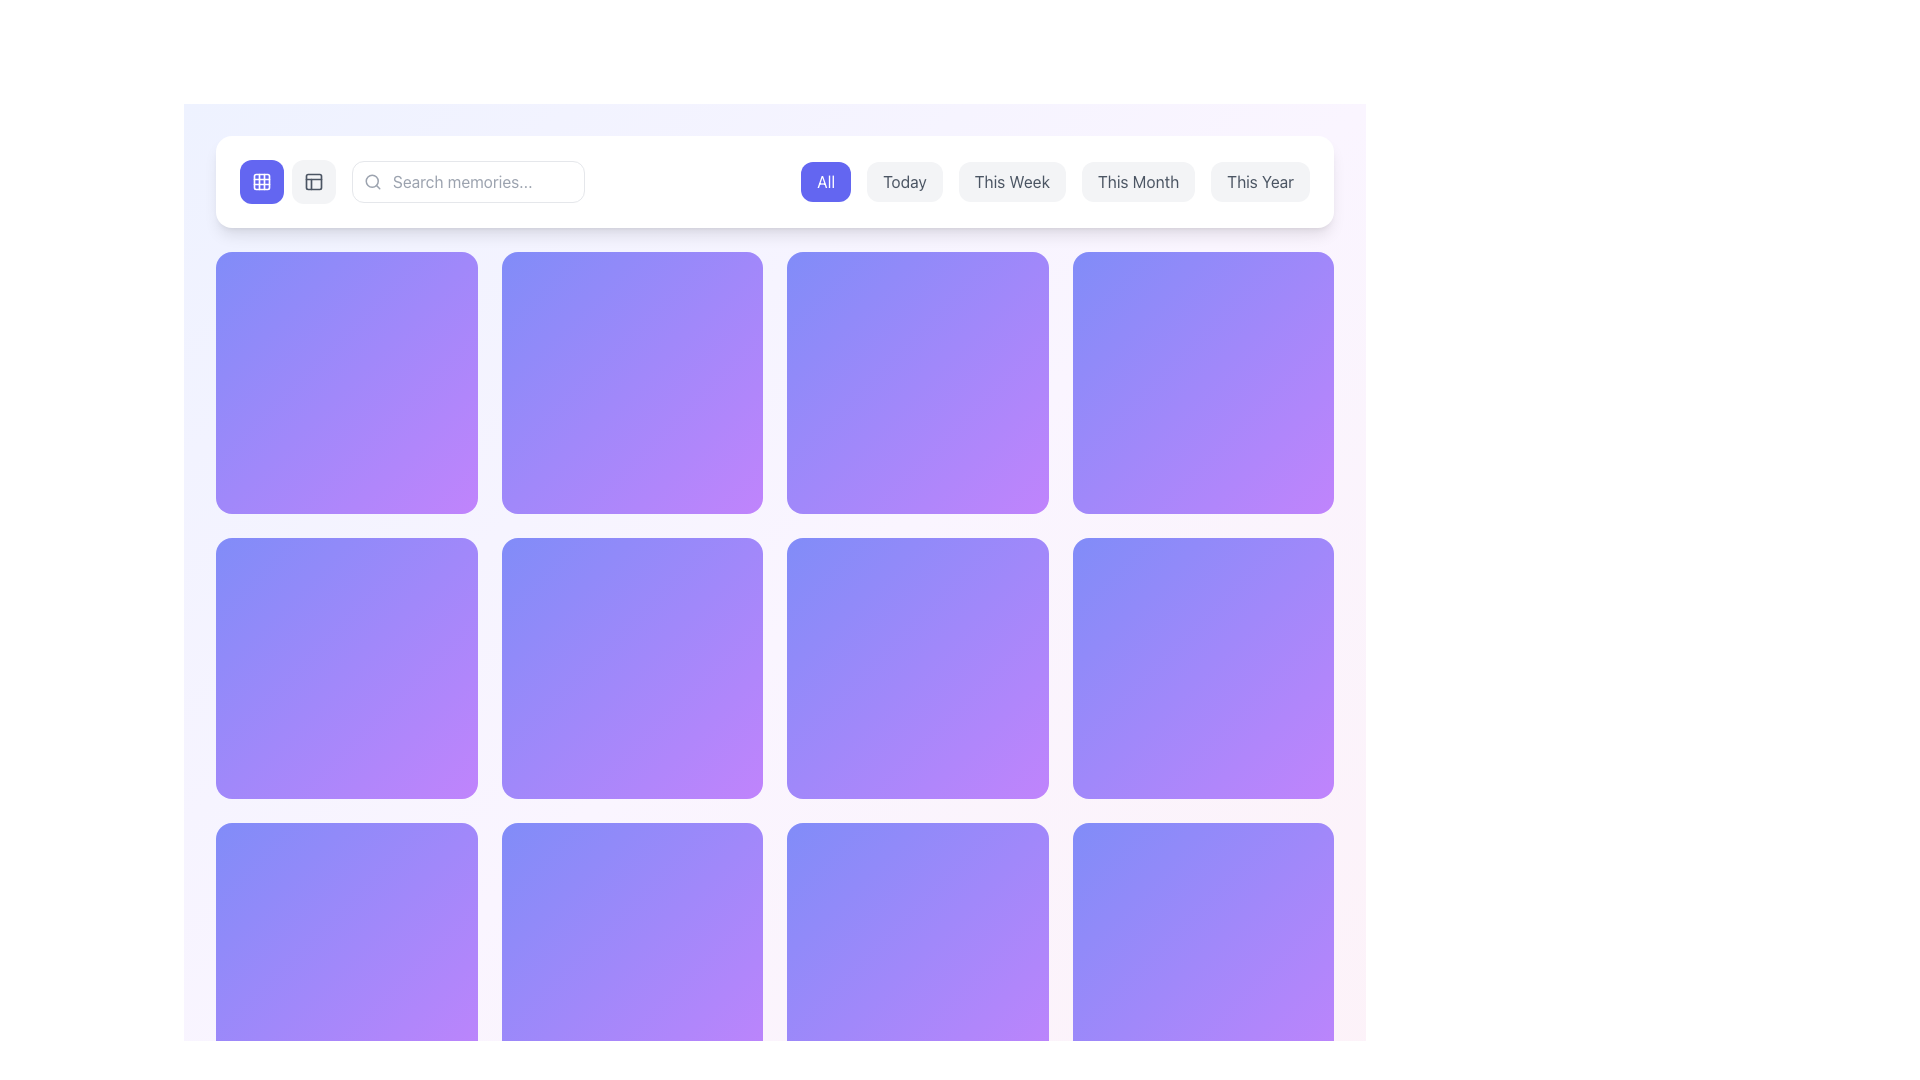 This screenshot has height=1080, width=1920. Describe the element at coordinates (1012, 181) in the screenshot. I see `the filter button that narrows down displayed content to entries from the current week, located between the 'Today' and 'This Month' buttons` at that location.